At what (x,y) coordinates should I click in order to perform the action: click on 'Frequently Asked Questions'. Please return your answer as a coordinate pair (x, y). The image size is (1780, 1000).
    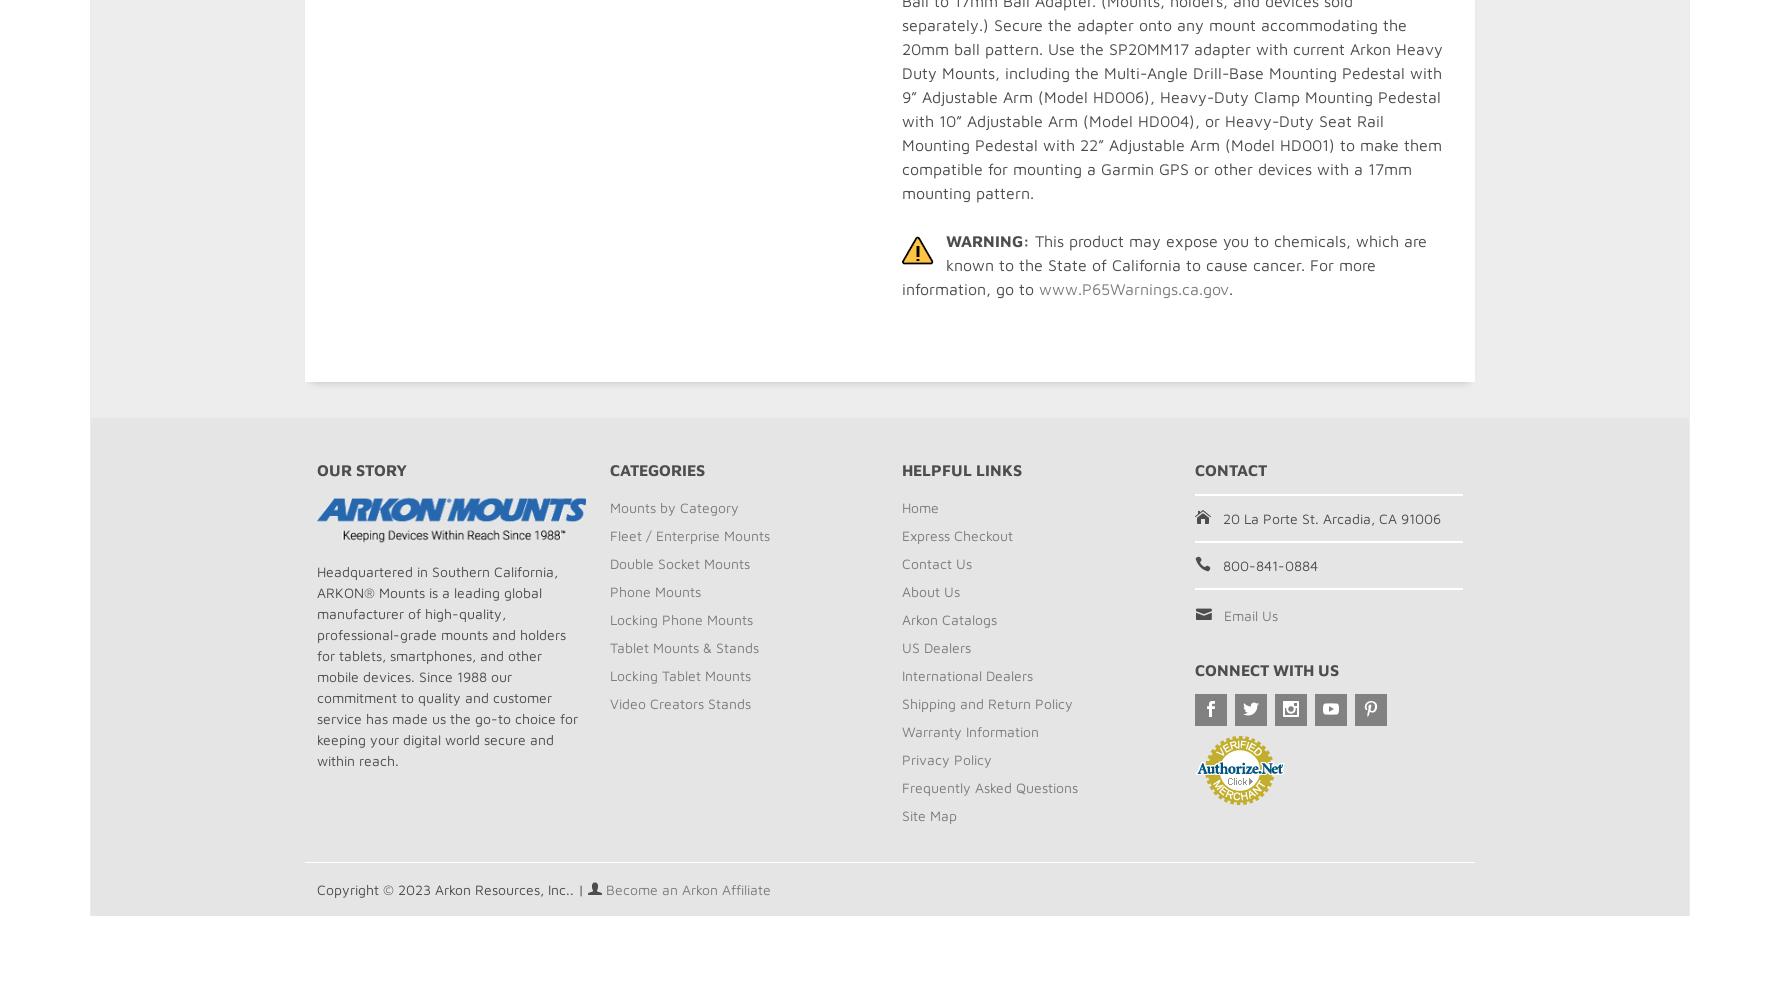
    Looking at the image, I should click on (989, 787).